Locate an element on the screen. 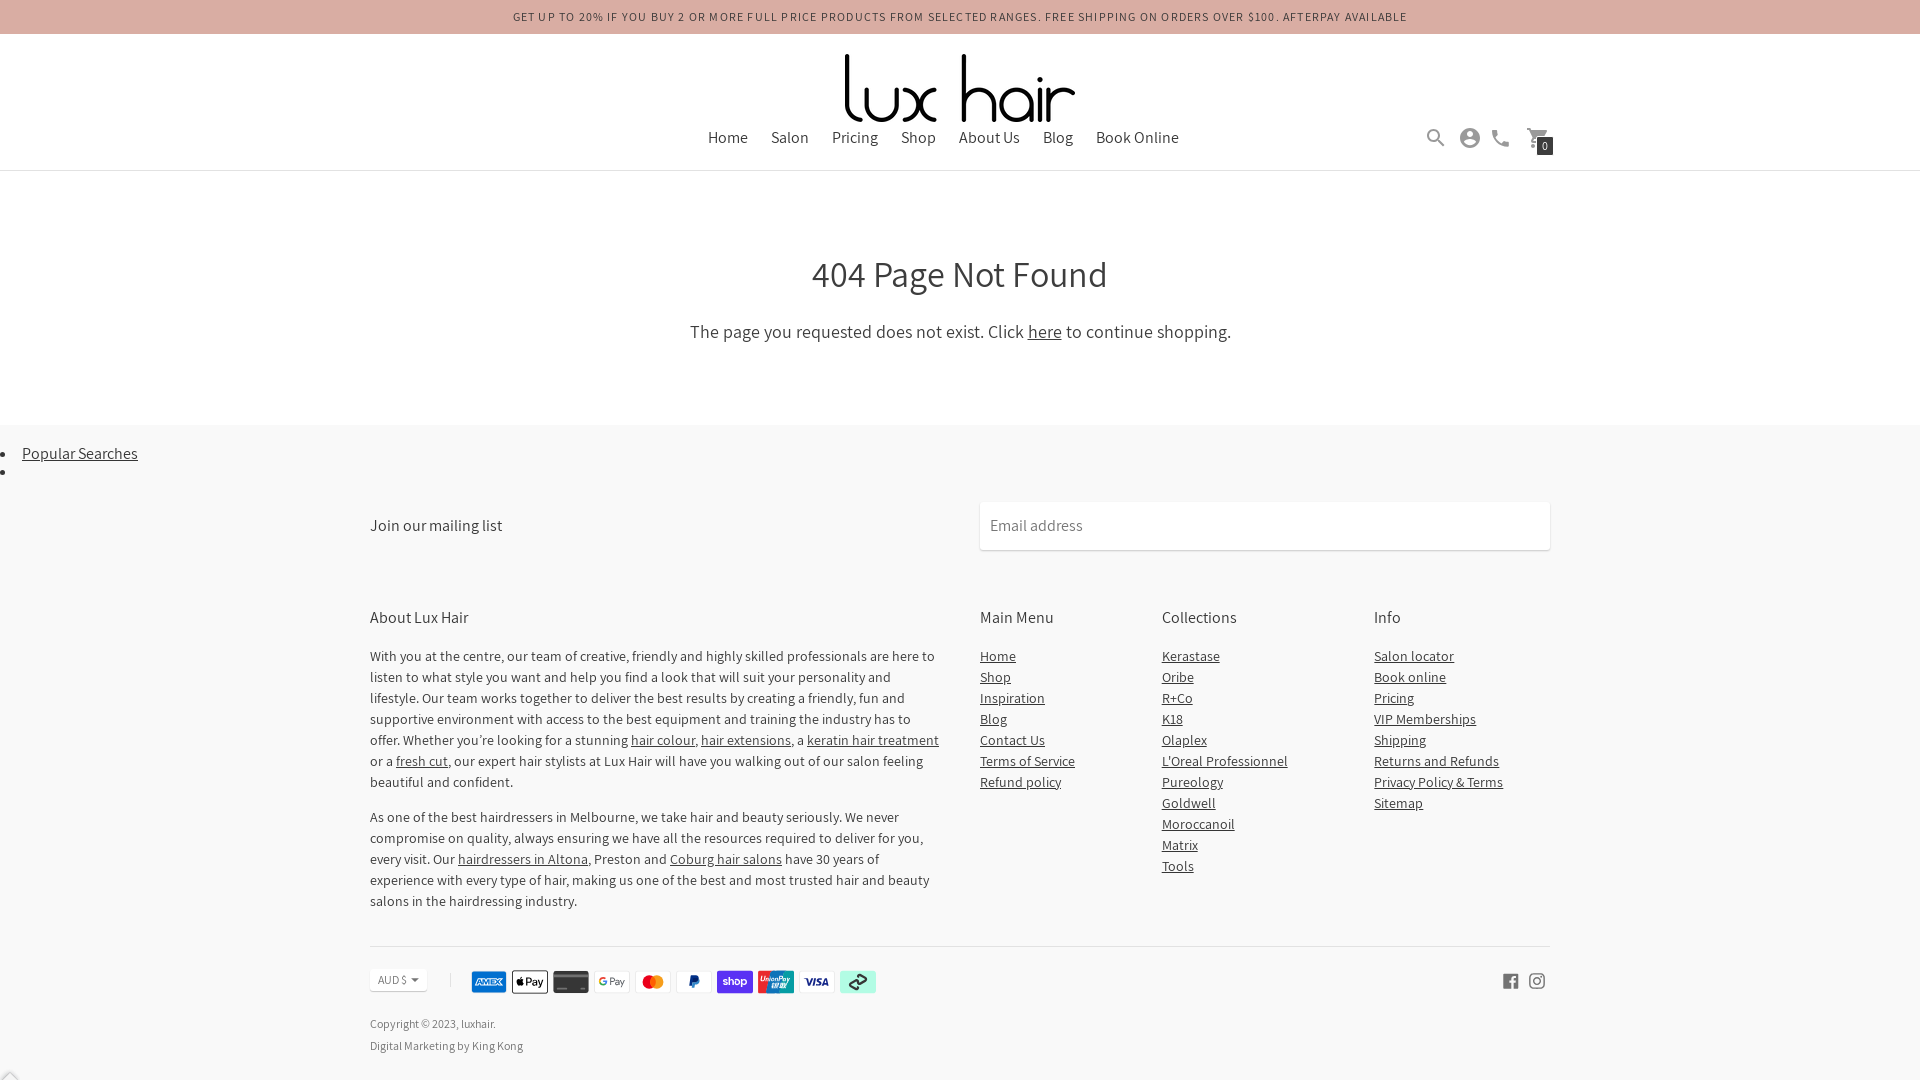 This screenshot has height=1080, width=1920. 'Popular Searches' is located at coordinates (80, 453).